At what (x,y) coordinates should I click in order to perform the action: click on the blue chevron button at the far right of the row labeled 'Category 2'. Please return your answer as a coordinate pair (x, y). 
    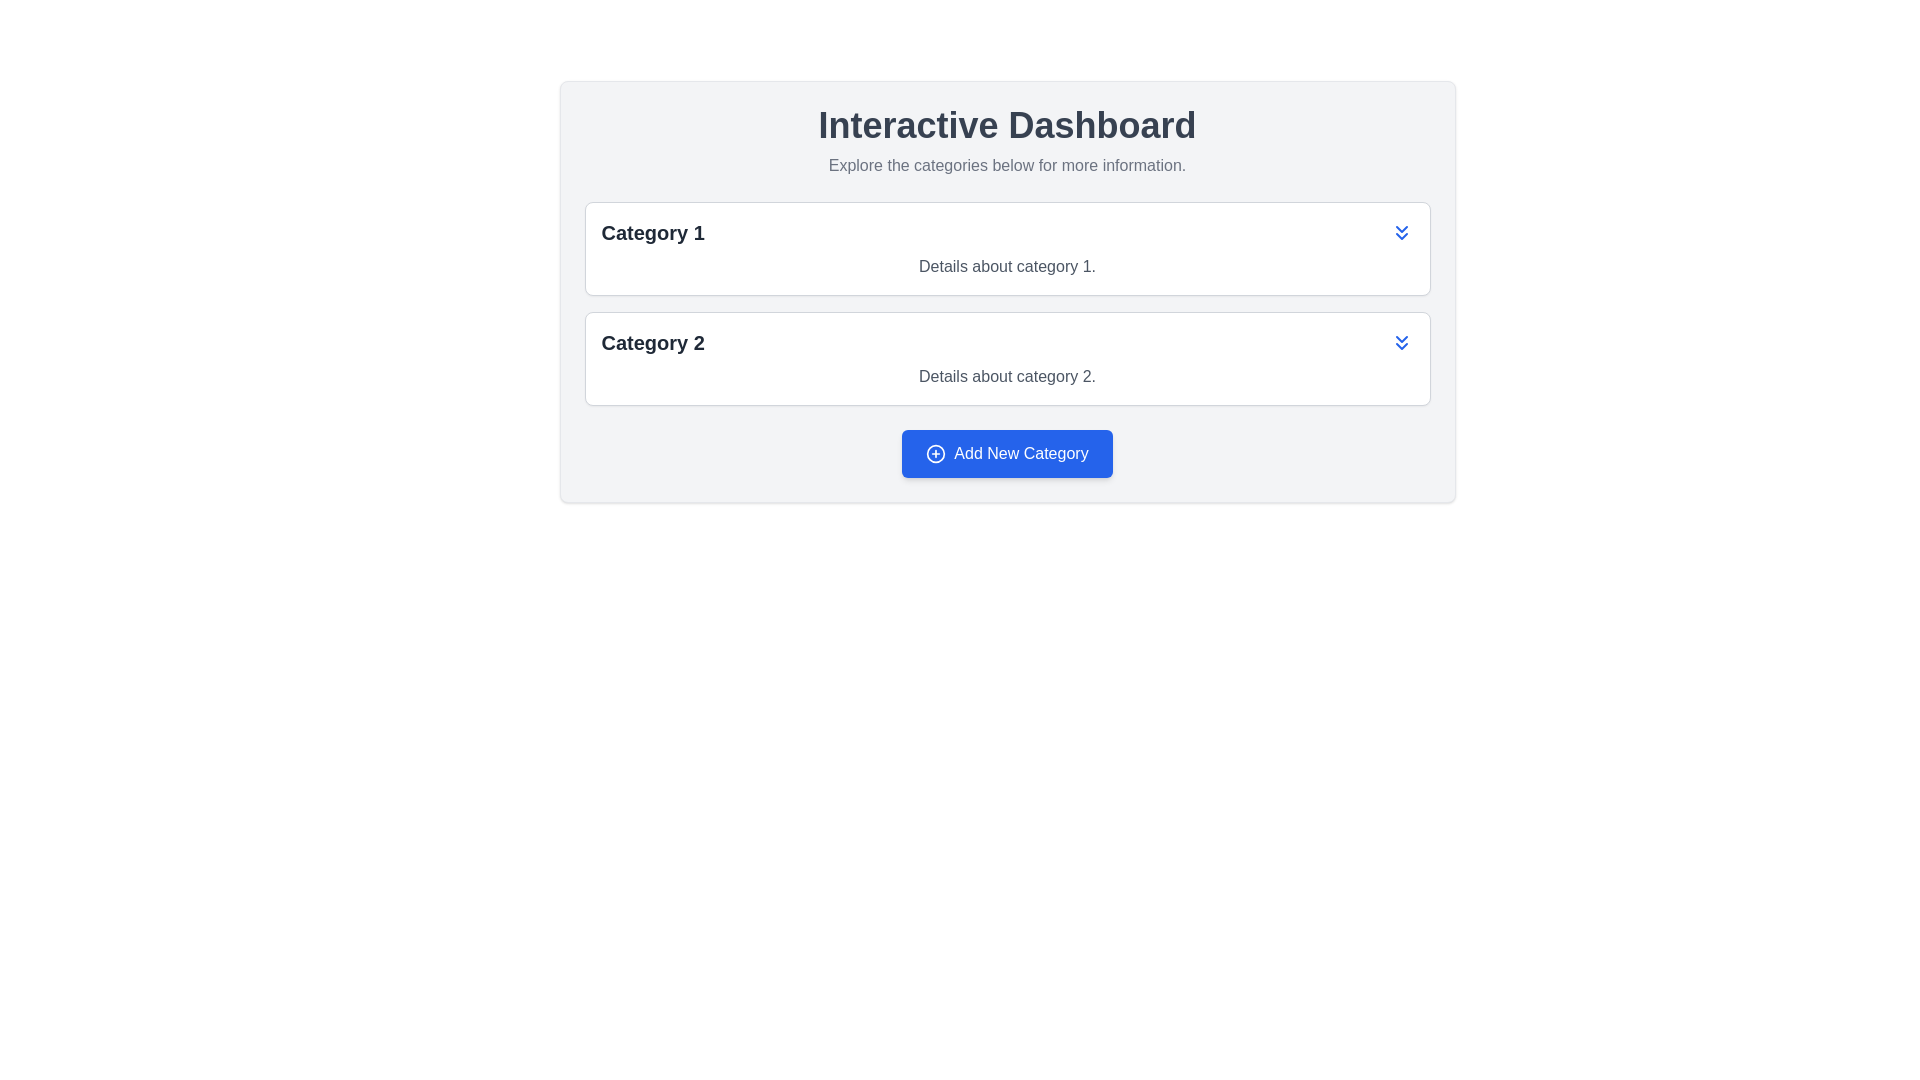
    Looking at the image, I should click on (1400, 342).